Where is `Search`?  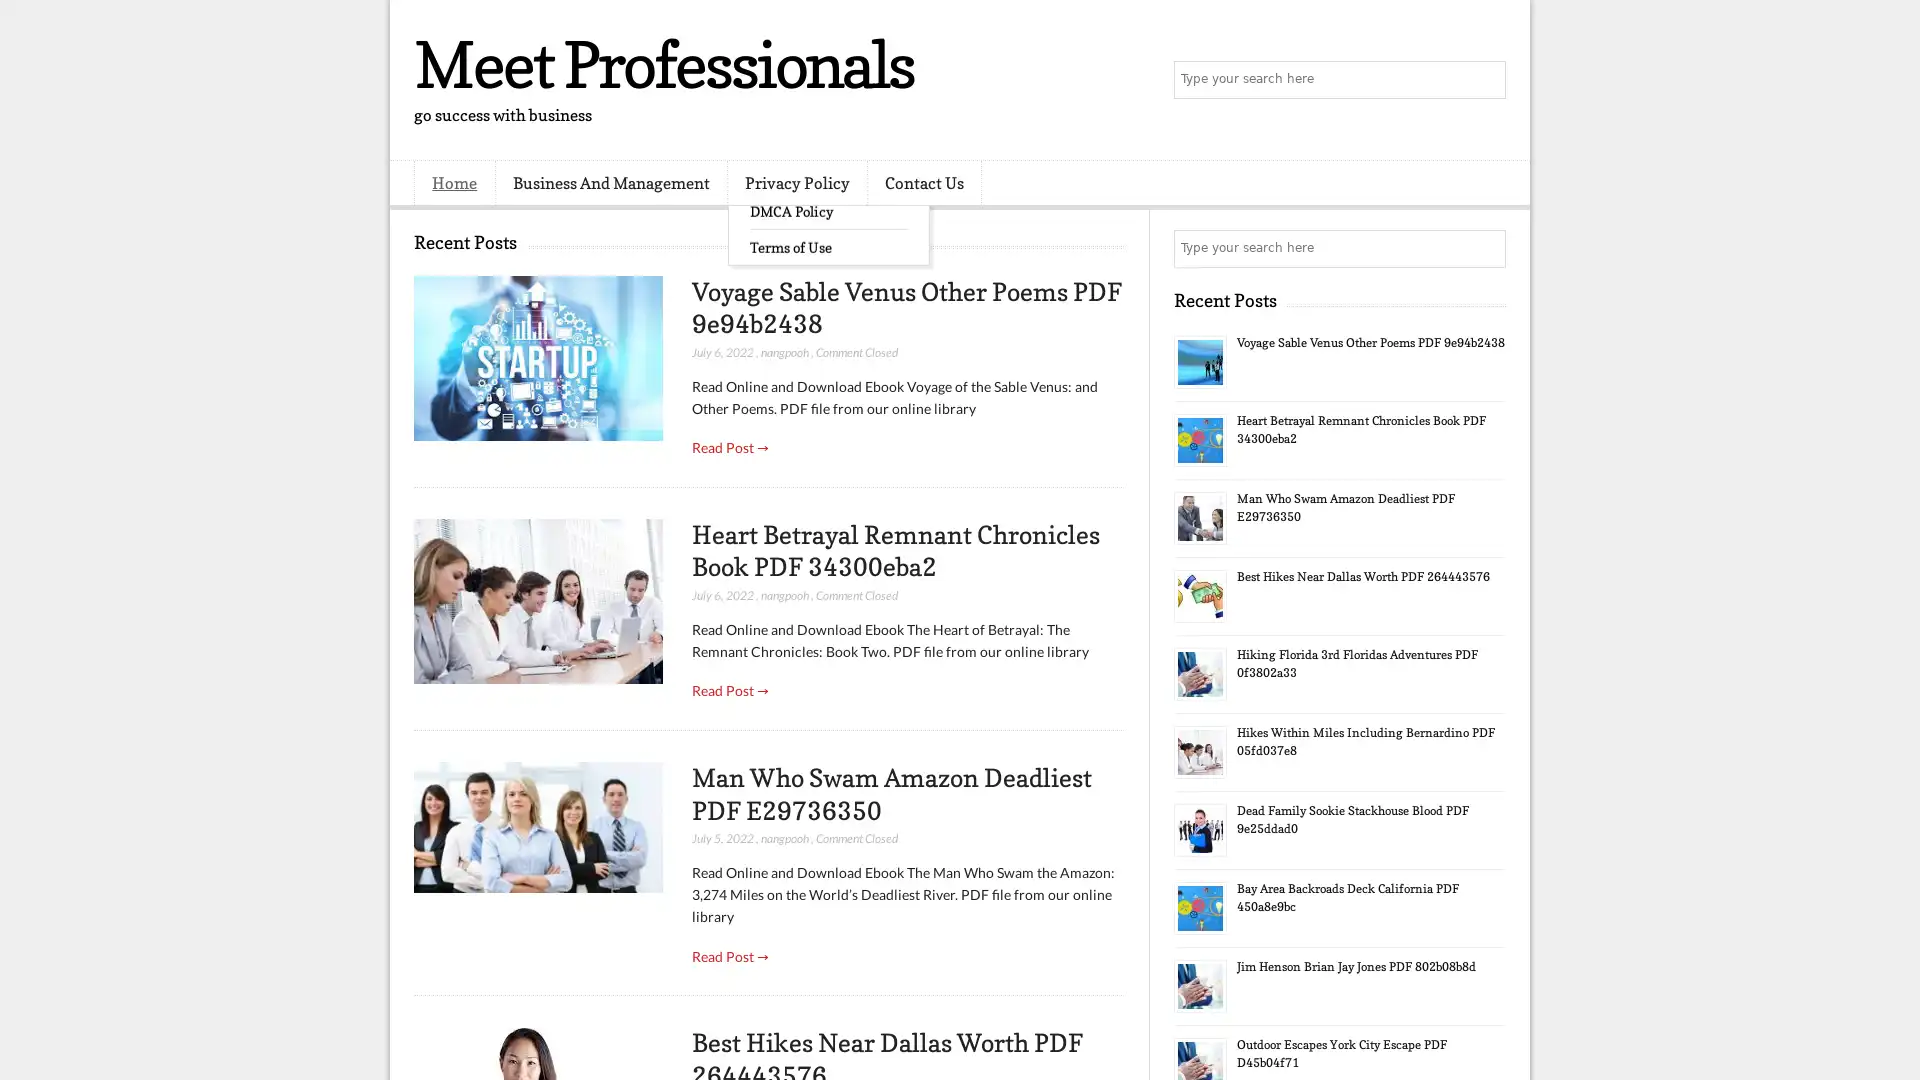
Search is located at coordinates (1485, 80).